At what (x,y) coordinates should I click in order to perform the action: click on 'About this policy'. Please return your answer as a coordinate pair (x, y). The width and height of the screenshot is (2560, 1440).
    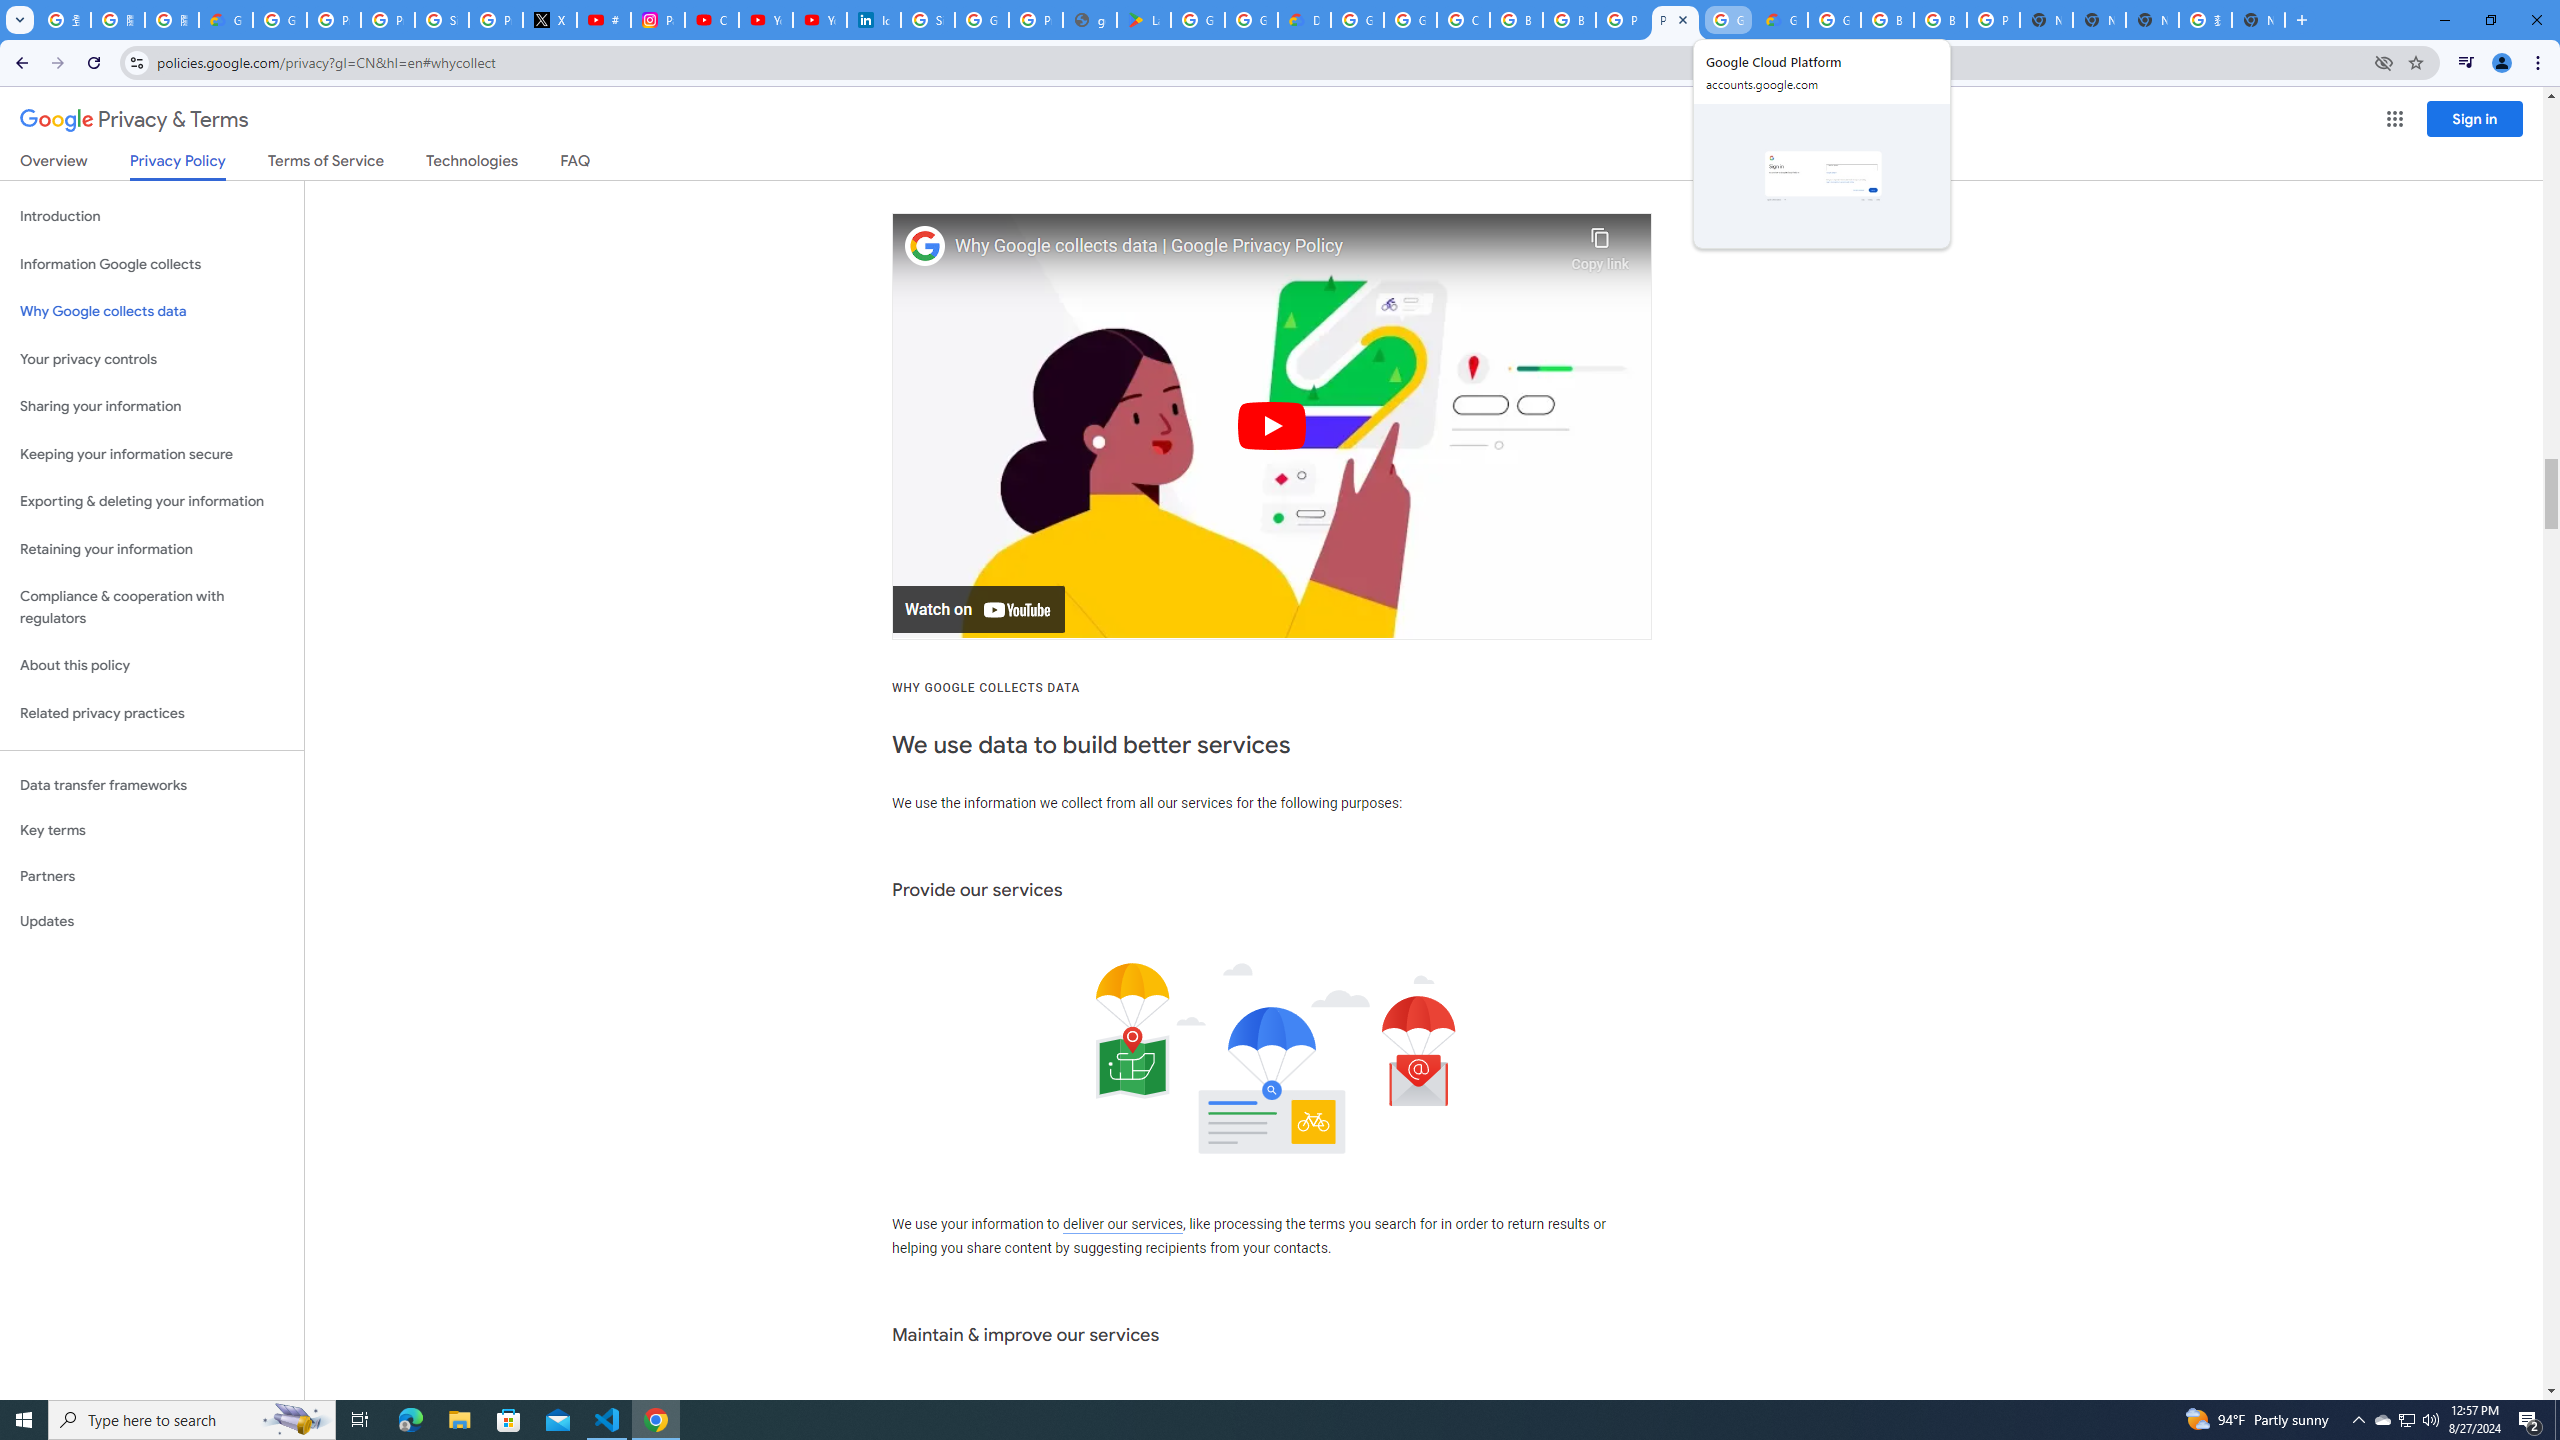
    Looking at the image, I should click on (151, 666).